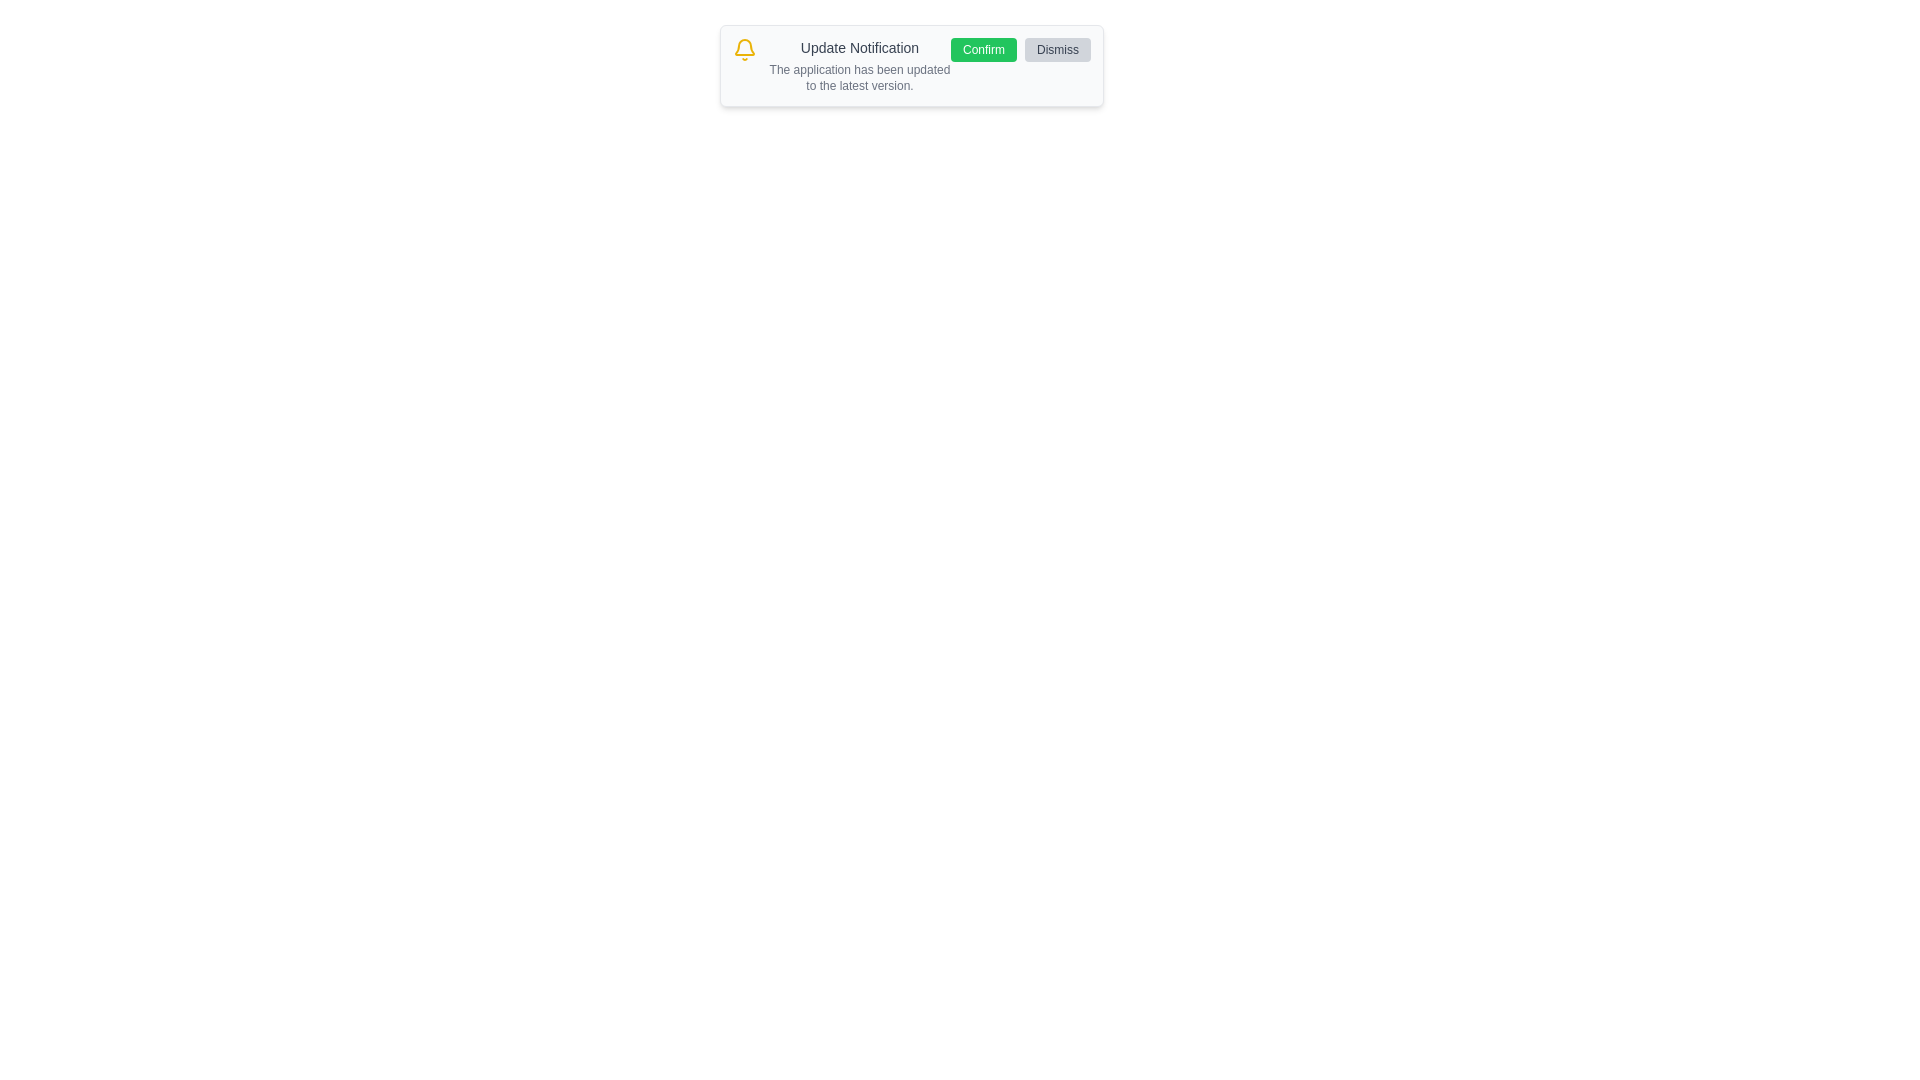 This screenshot has width=1920, height=1080. Describe the element at coordinates (859, 64) in the screenshot. I see `the notification text block displaying 'Update Notification' with the description 'The application has been updated to the latest version.'` at that location.